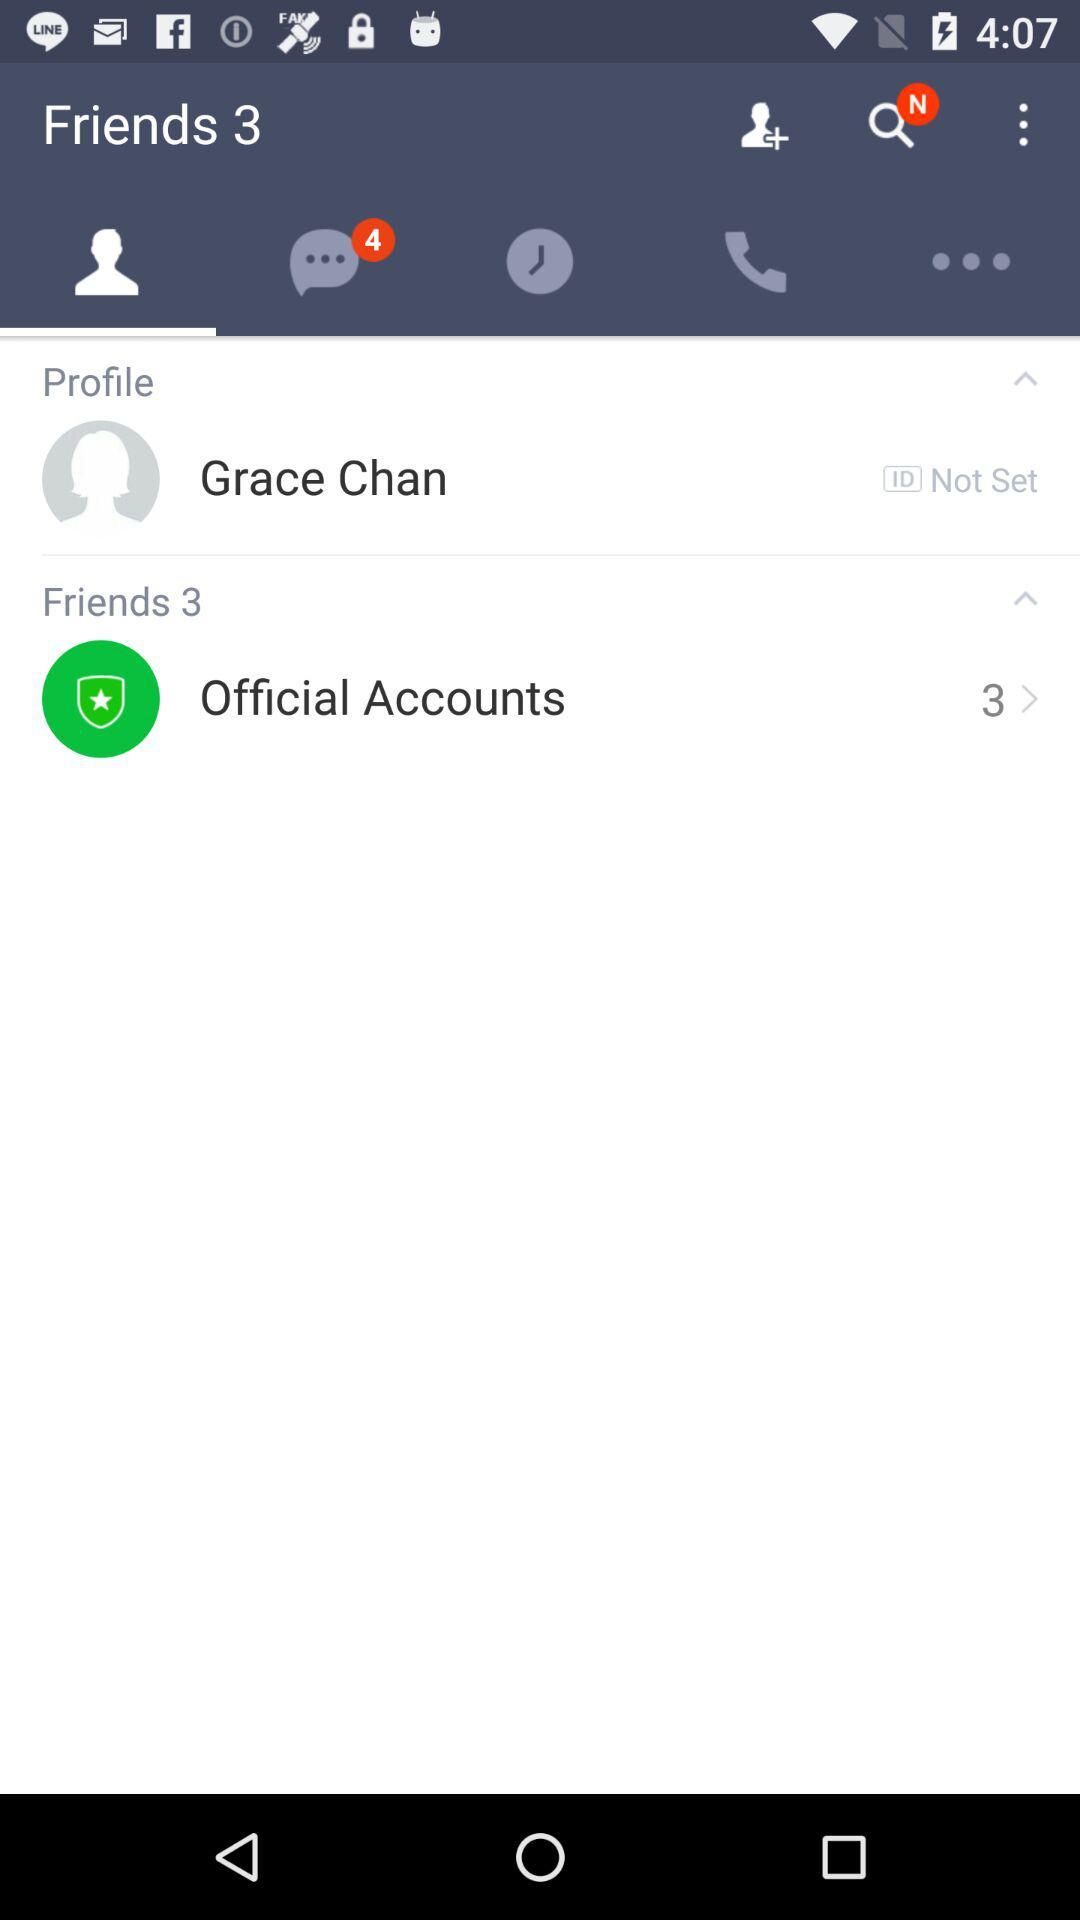  What do you see at coordinates (540, 339) in the screenshot?
I see `the item above the profile` at bounding box center [540, 339].